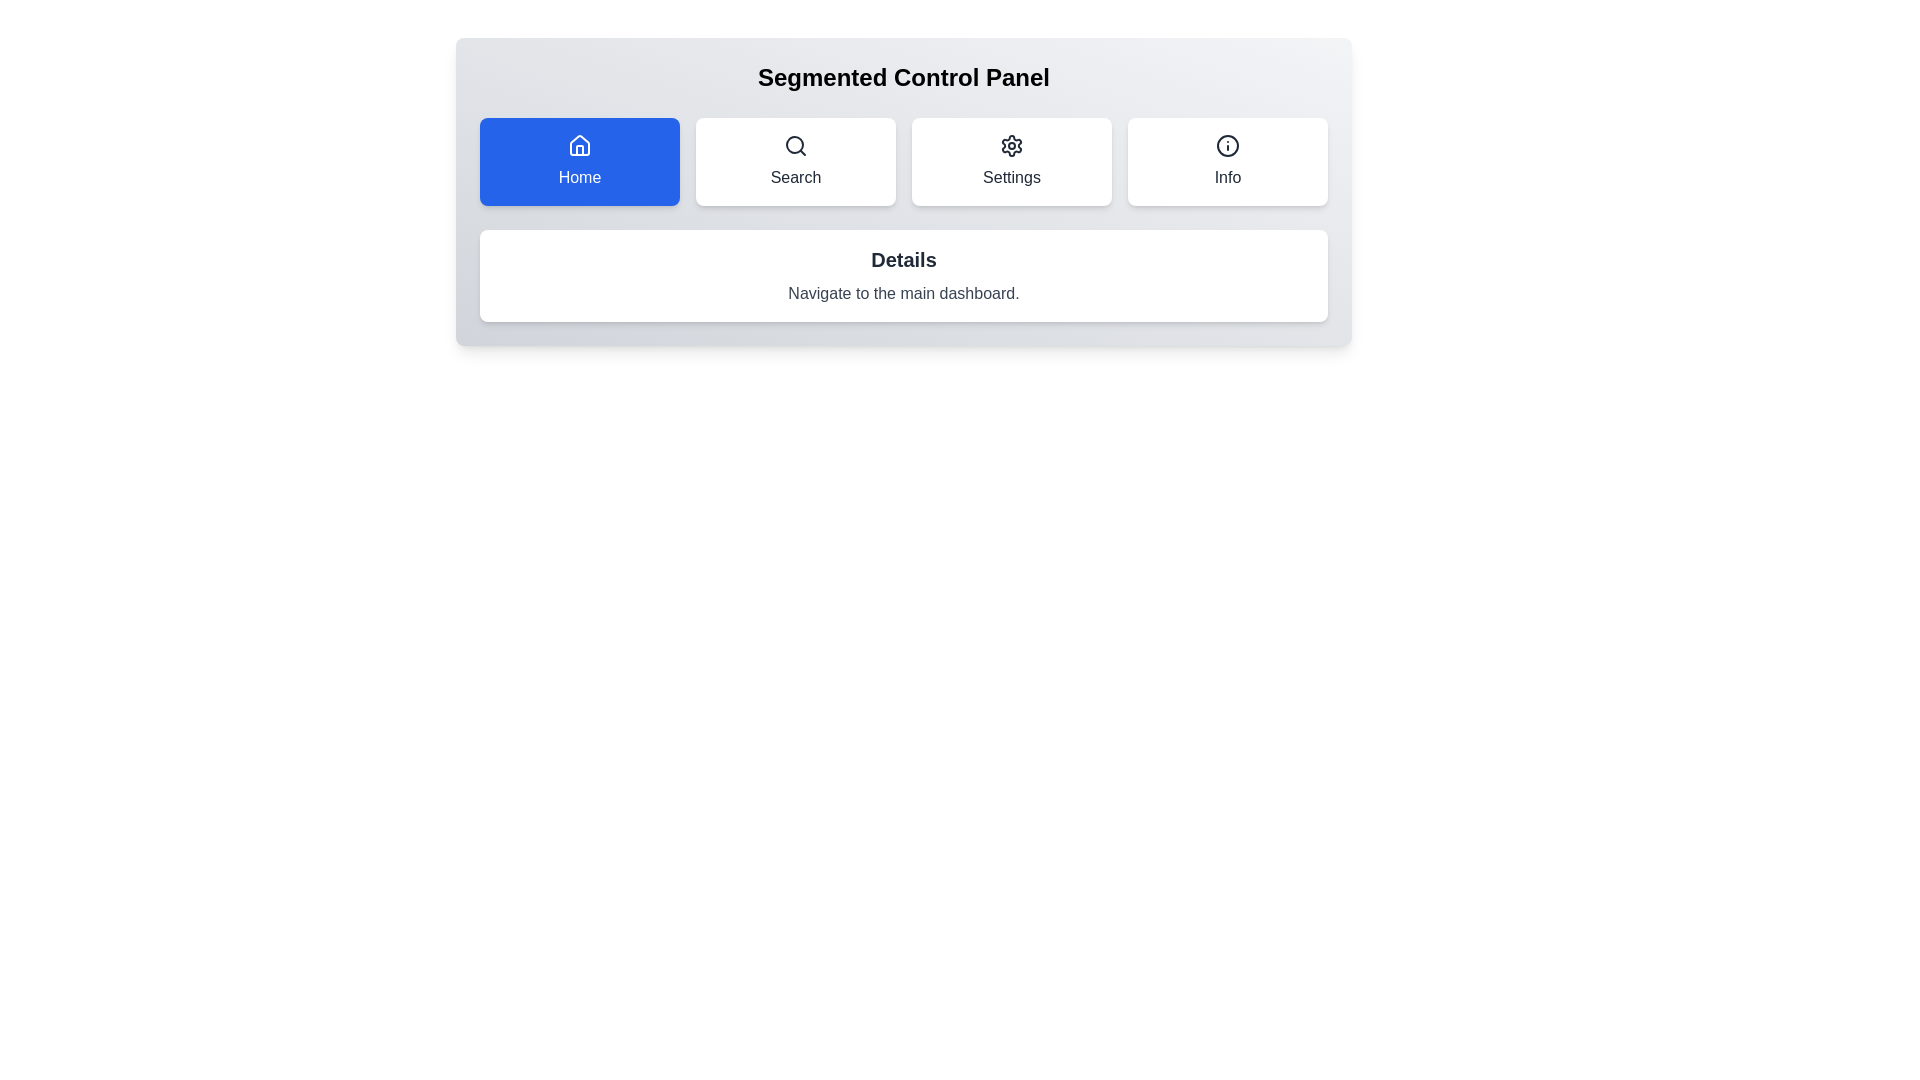 The width and height of the screenshot is (1920, 1080). Describe the element at coordinates (795, 176) in the screenshot. I see `descriptive label text for the Search button, which is positioned below the magnifying glass icon in the segmented control panel` at that location.